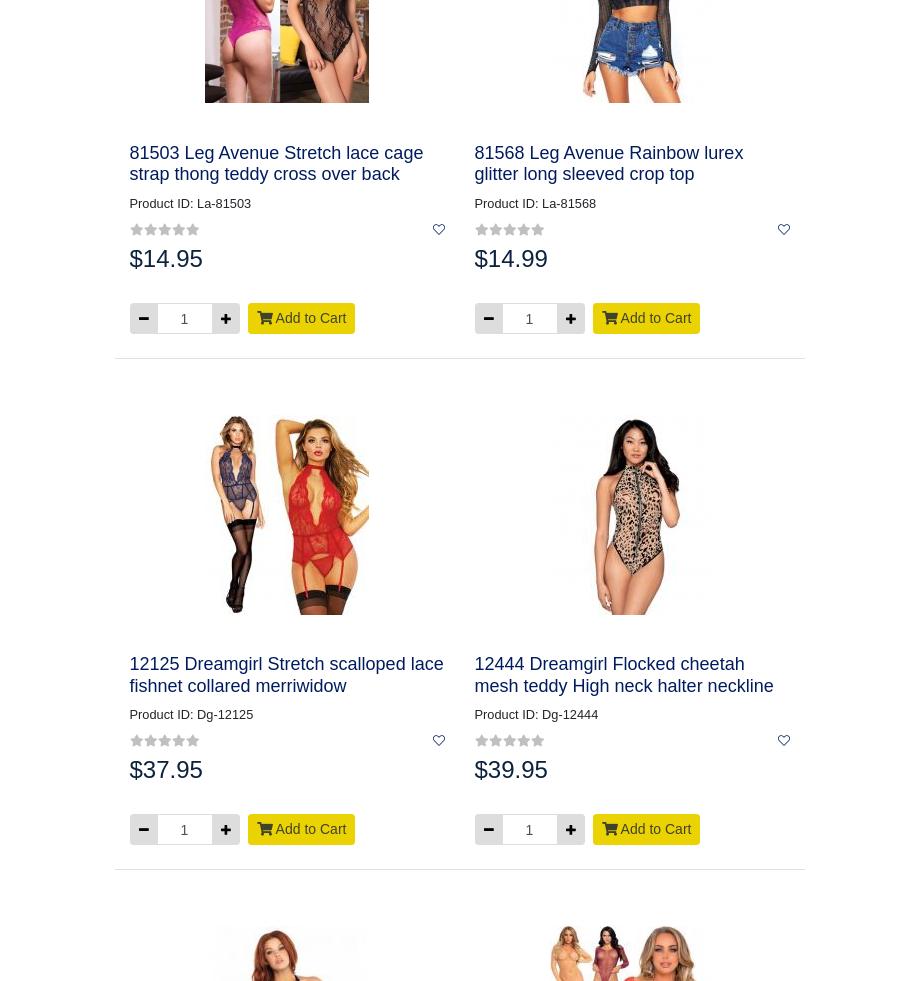  I want to click on 'Product ID: Dg-12444', so click(534, 714).